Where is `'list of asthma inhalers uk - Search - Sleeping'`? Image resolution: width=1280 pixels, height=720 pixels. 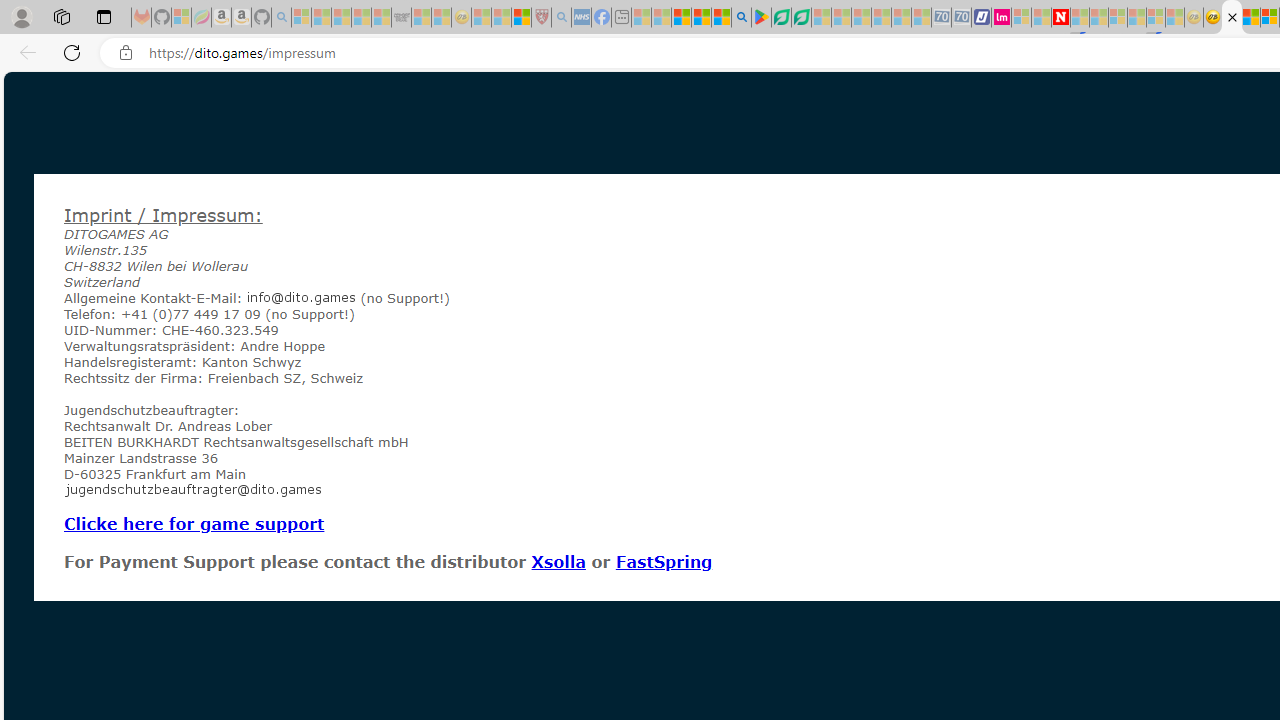 'list of asthma inhalers uk - Search - Sleeping' is located at coordinates (560, 17).